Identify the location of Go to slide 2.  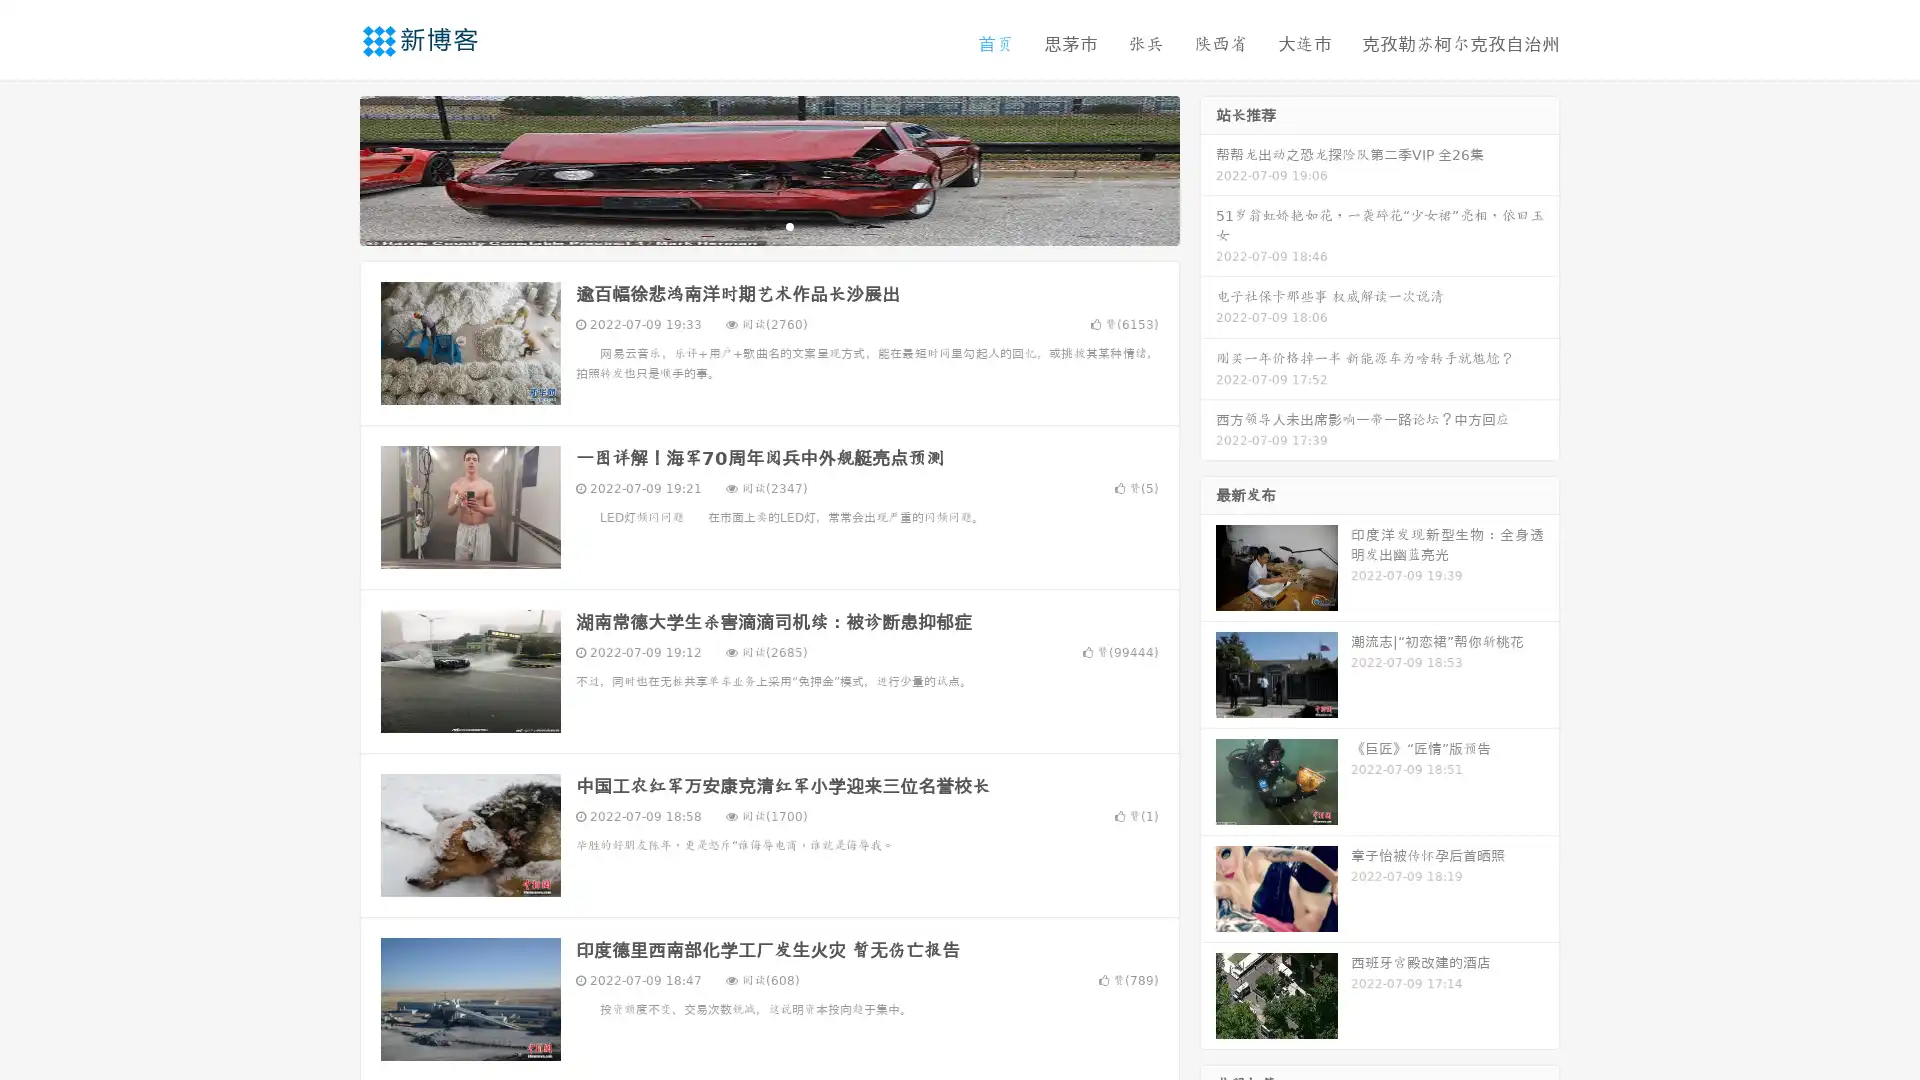
(768, 225).